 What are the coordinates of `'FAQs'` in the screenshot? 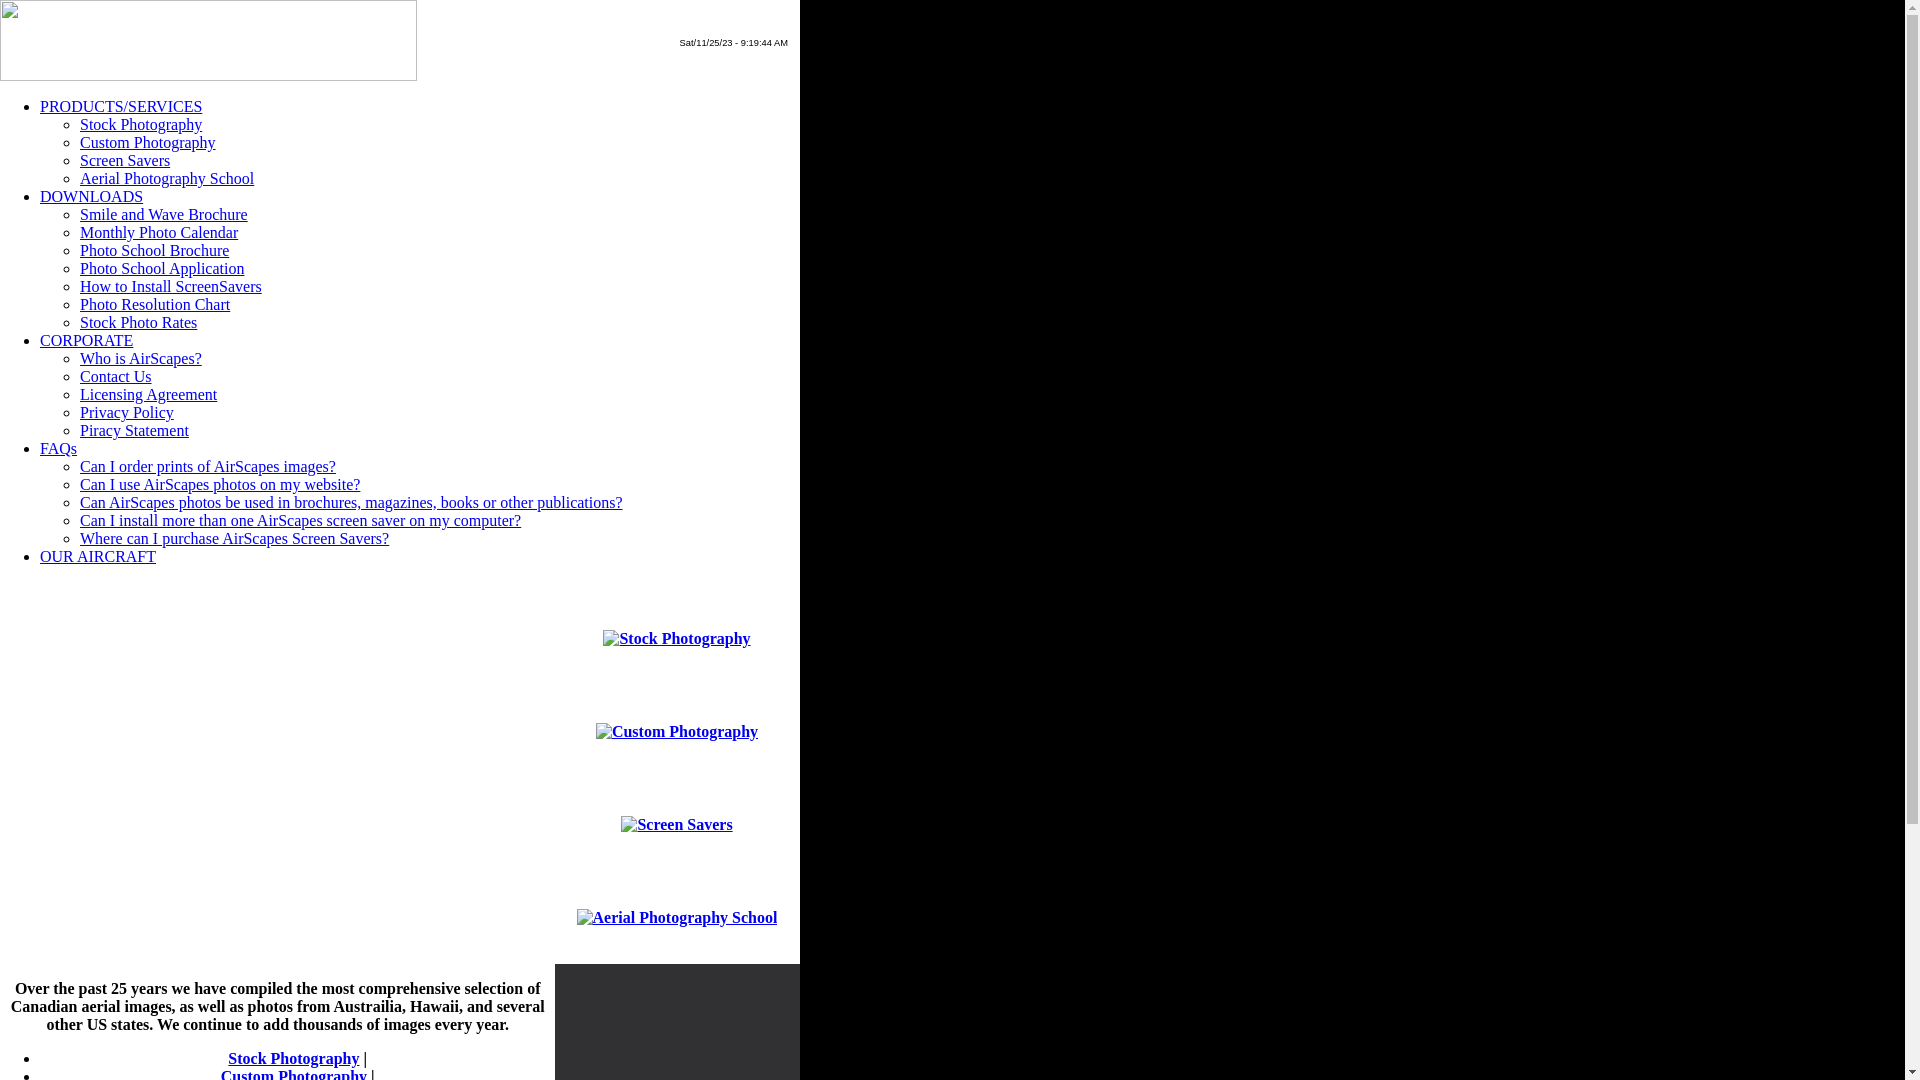 It's located at (58, 447).